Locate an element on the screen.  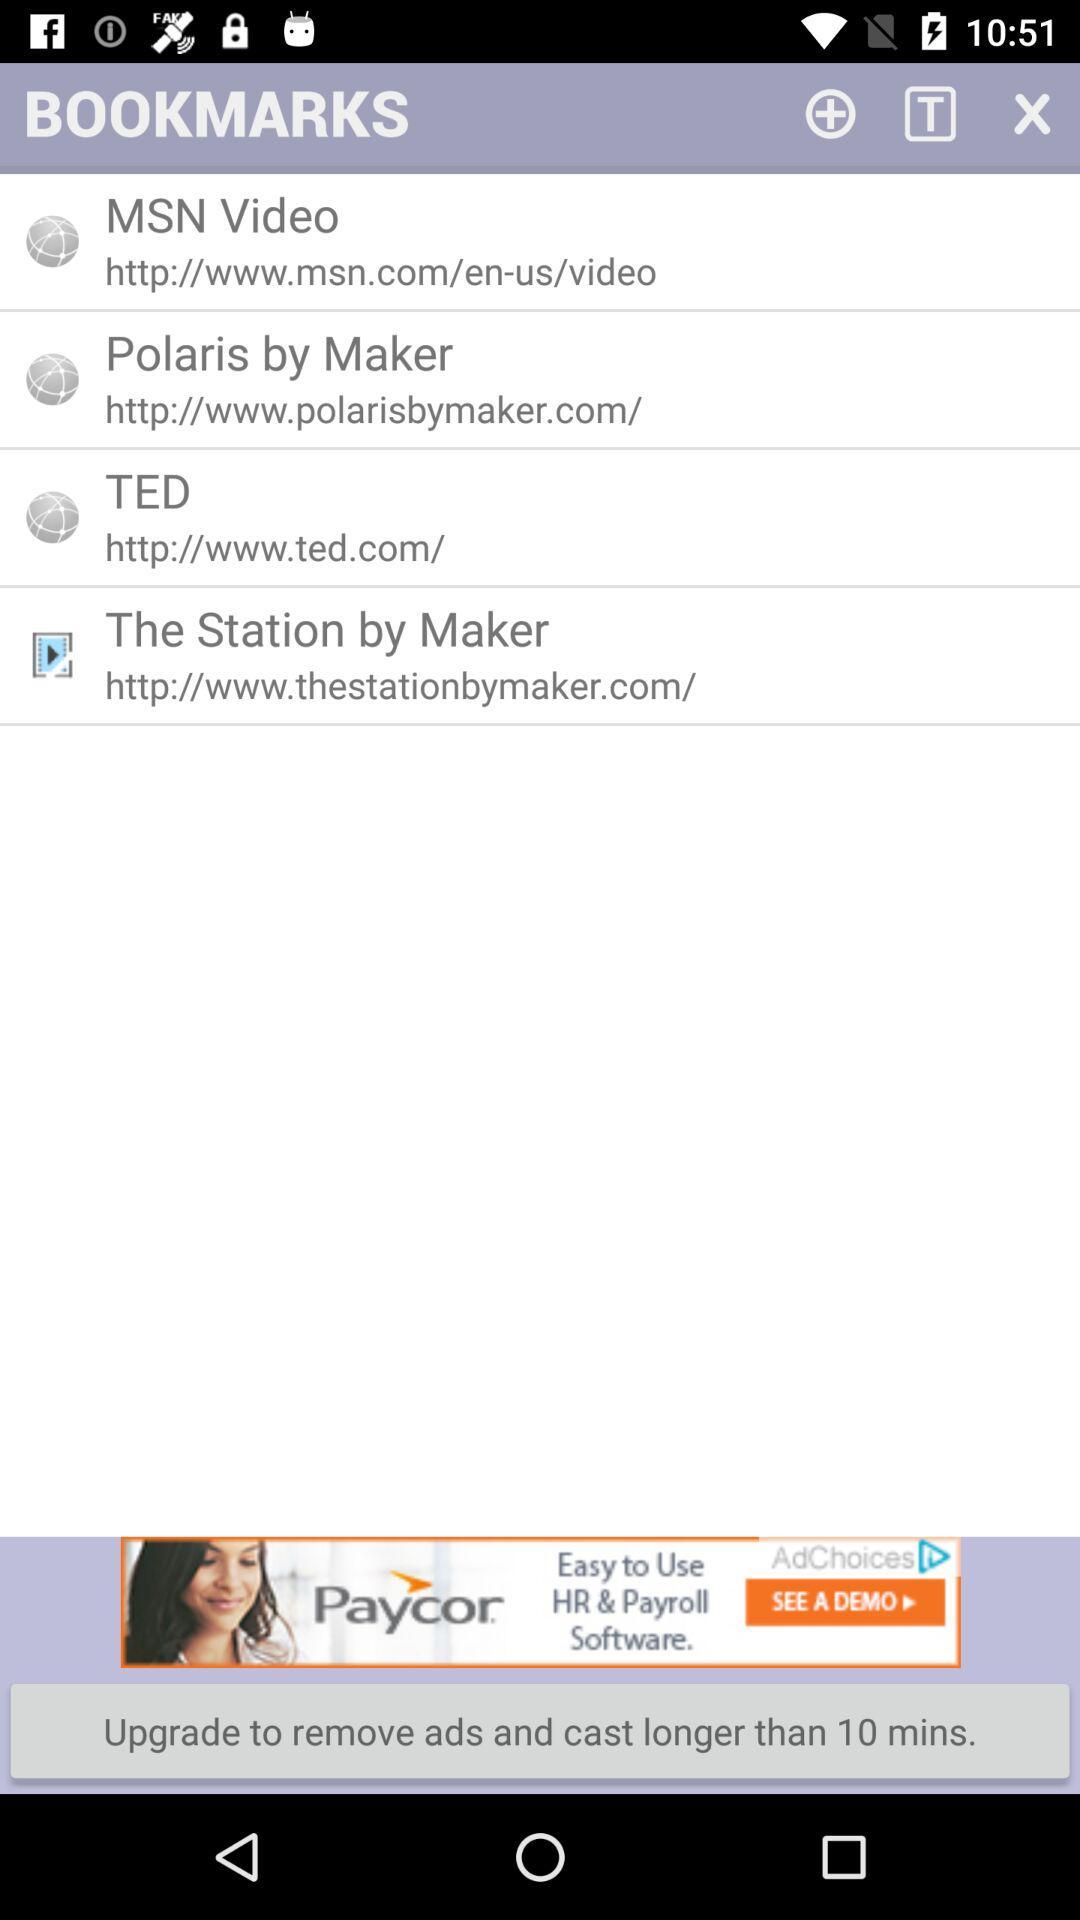
new bookmark is located at coordinates (830, 111).